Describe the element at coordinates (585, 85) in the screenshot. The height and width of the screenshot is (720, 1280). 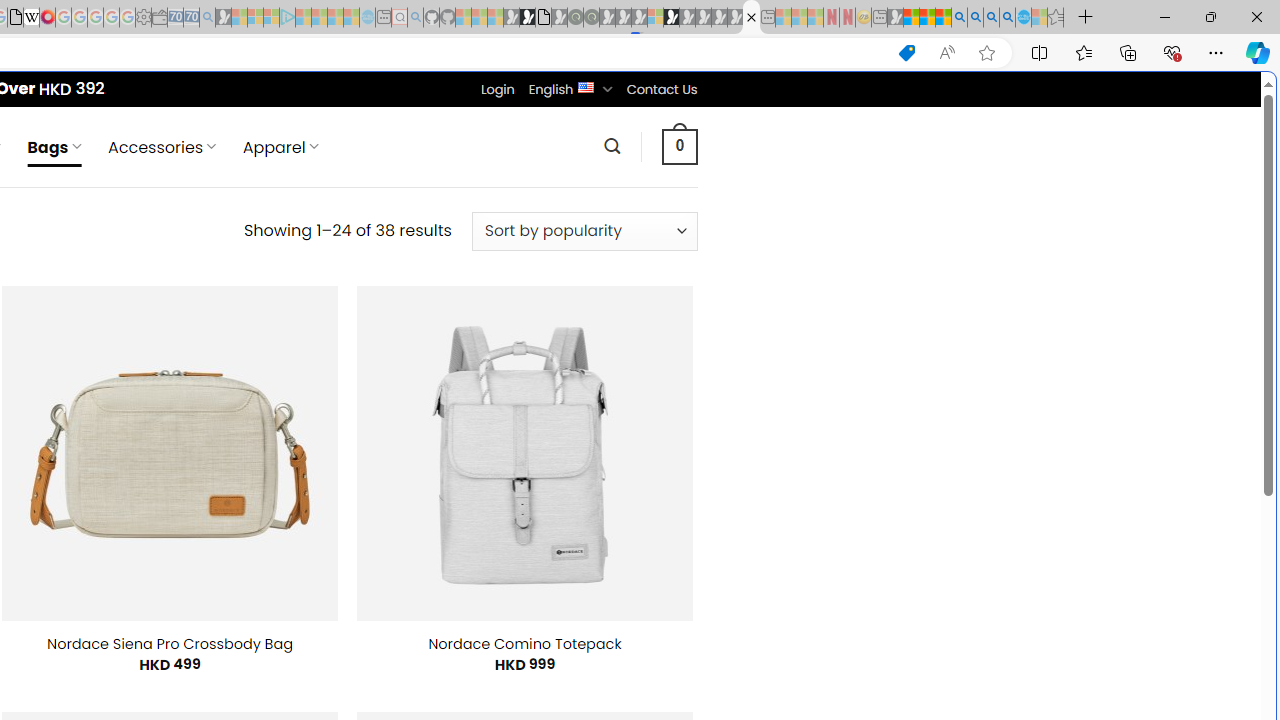
I see `'English'` at that location.